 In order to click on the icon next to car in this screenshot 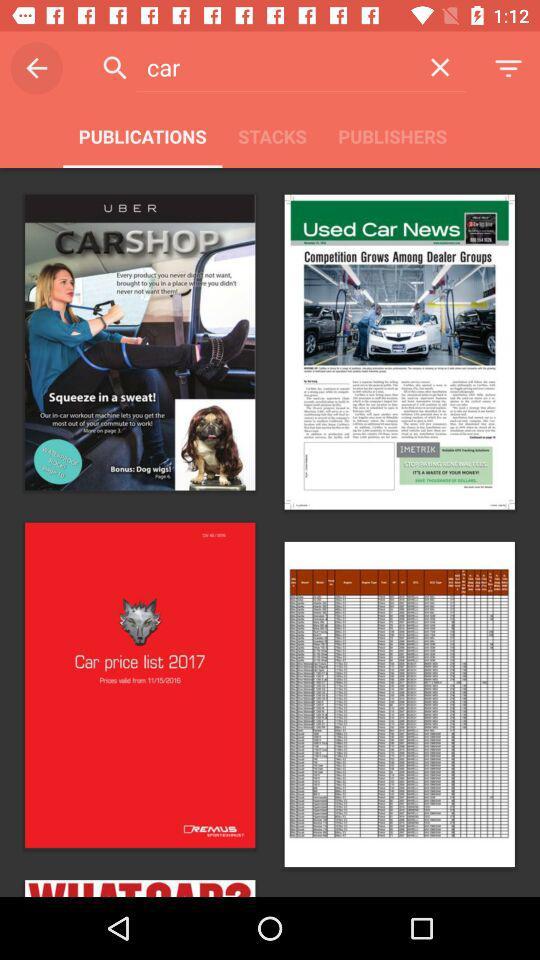, I will do `click(440, 67)`.